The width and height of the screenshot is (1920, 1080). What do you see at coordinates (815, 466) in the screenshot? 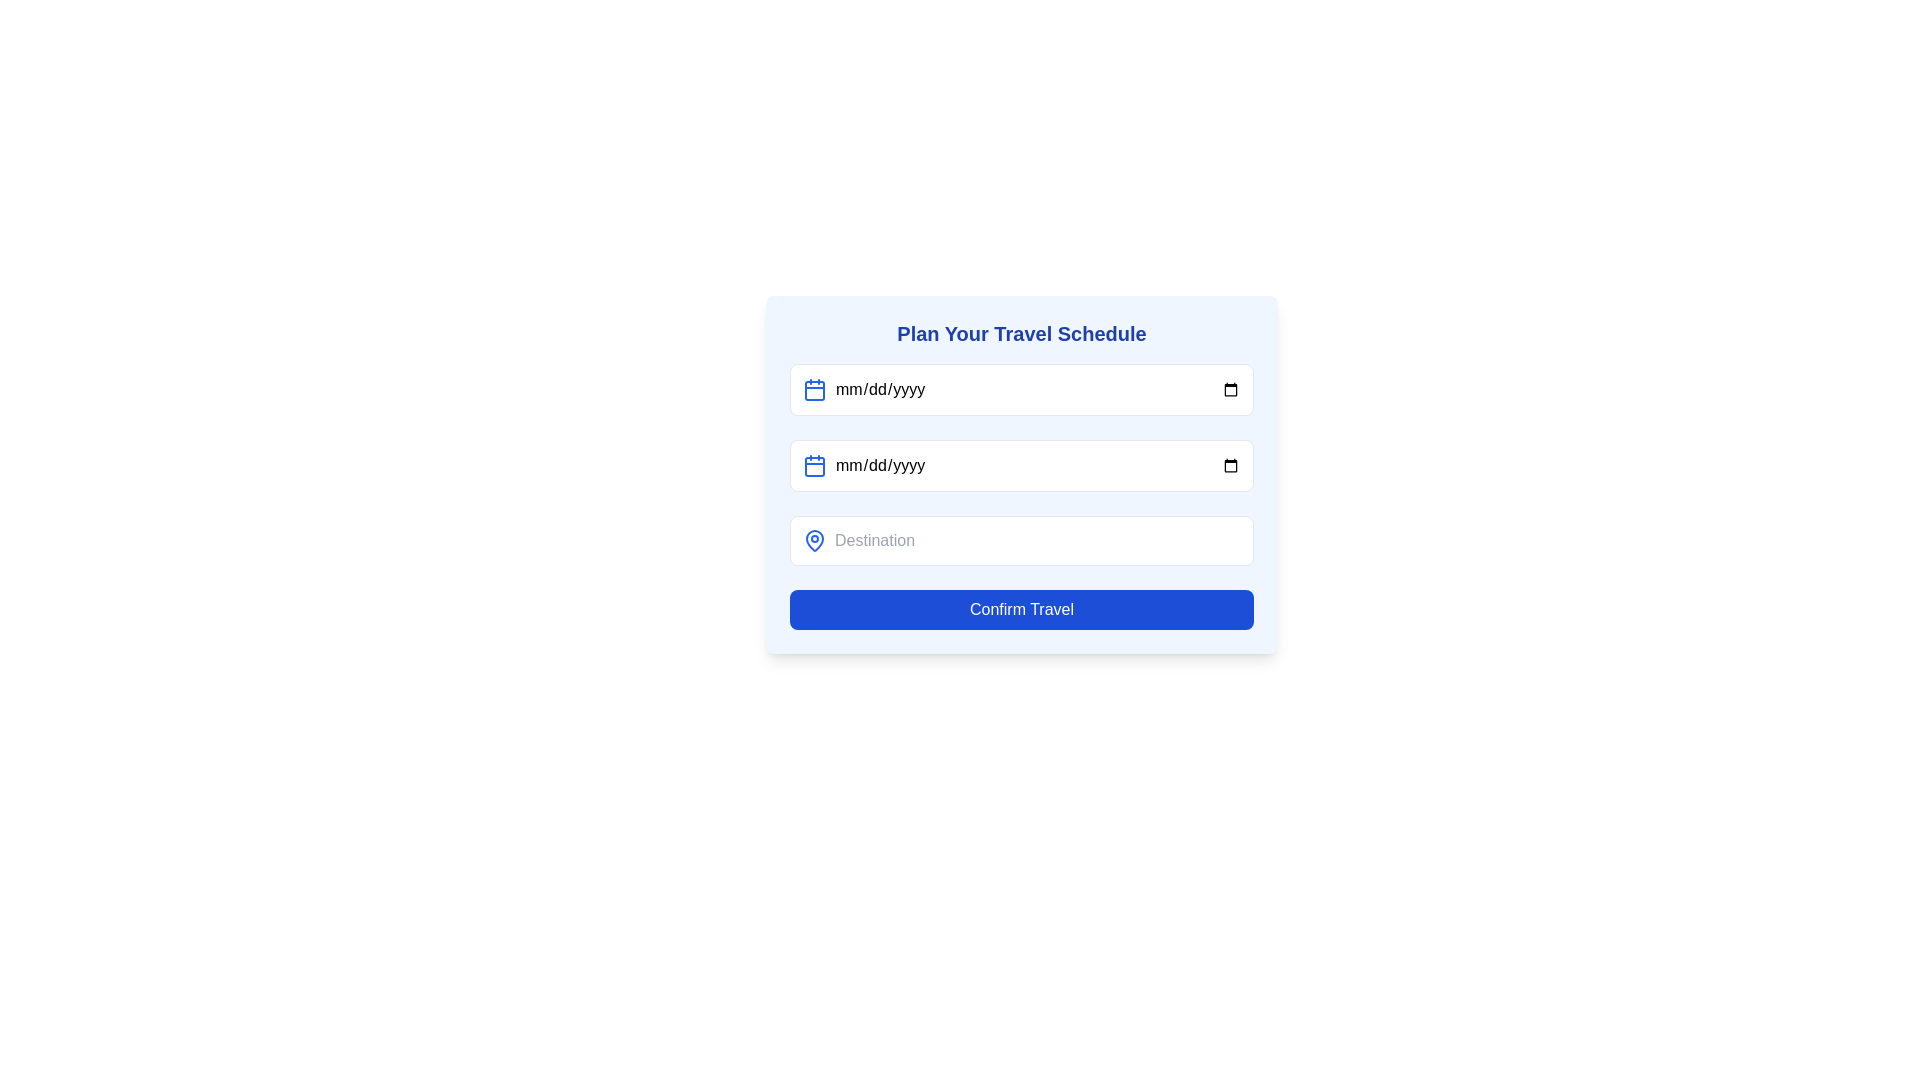
I see `the blue calendar icon located to the left of the 'End Date' input field` at bounding box center [815, 466].